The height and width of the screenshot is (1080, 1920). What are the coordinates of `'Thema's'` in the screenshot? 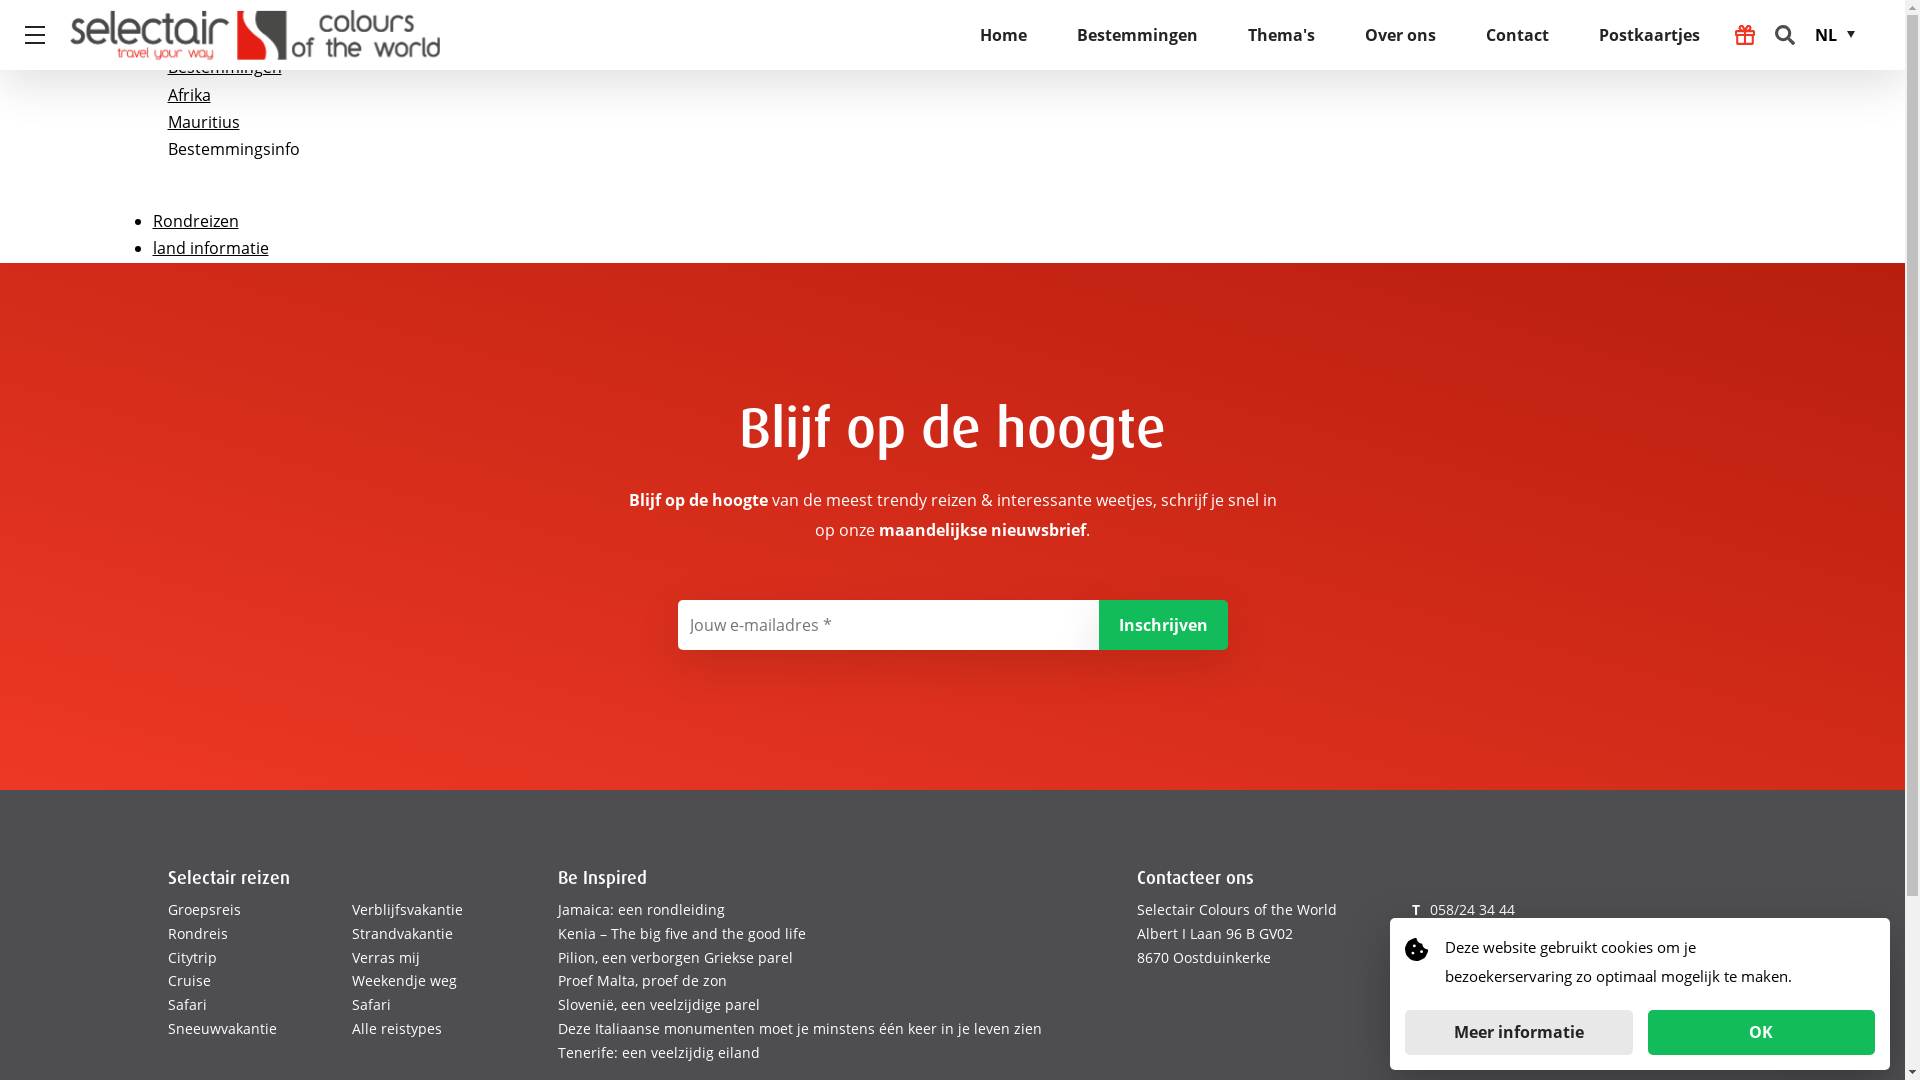 It's located at (1281, 34).